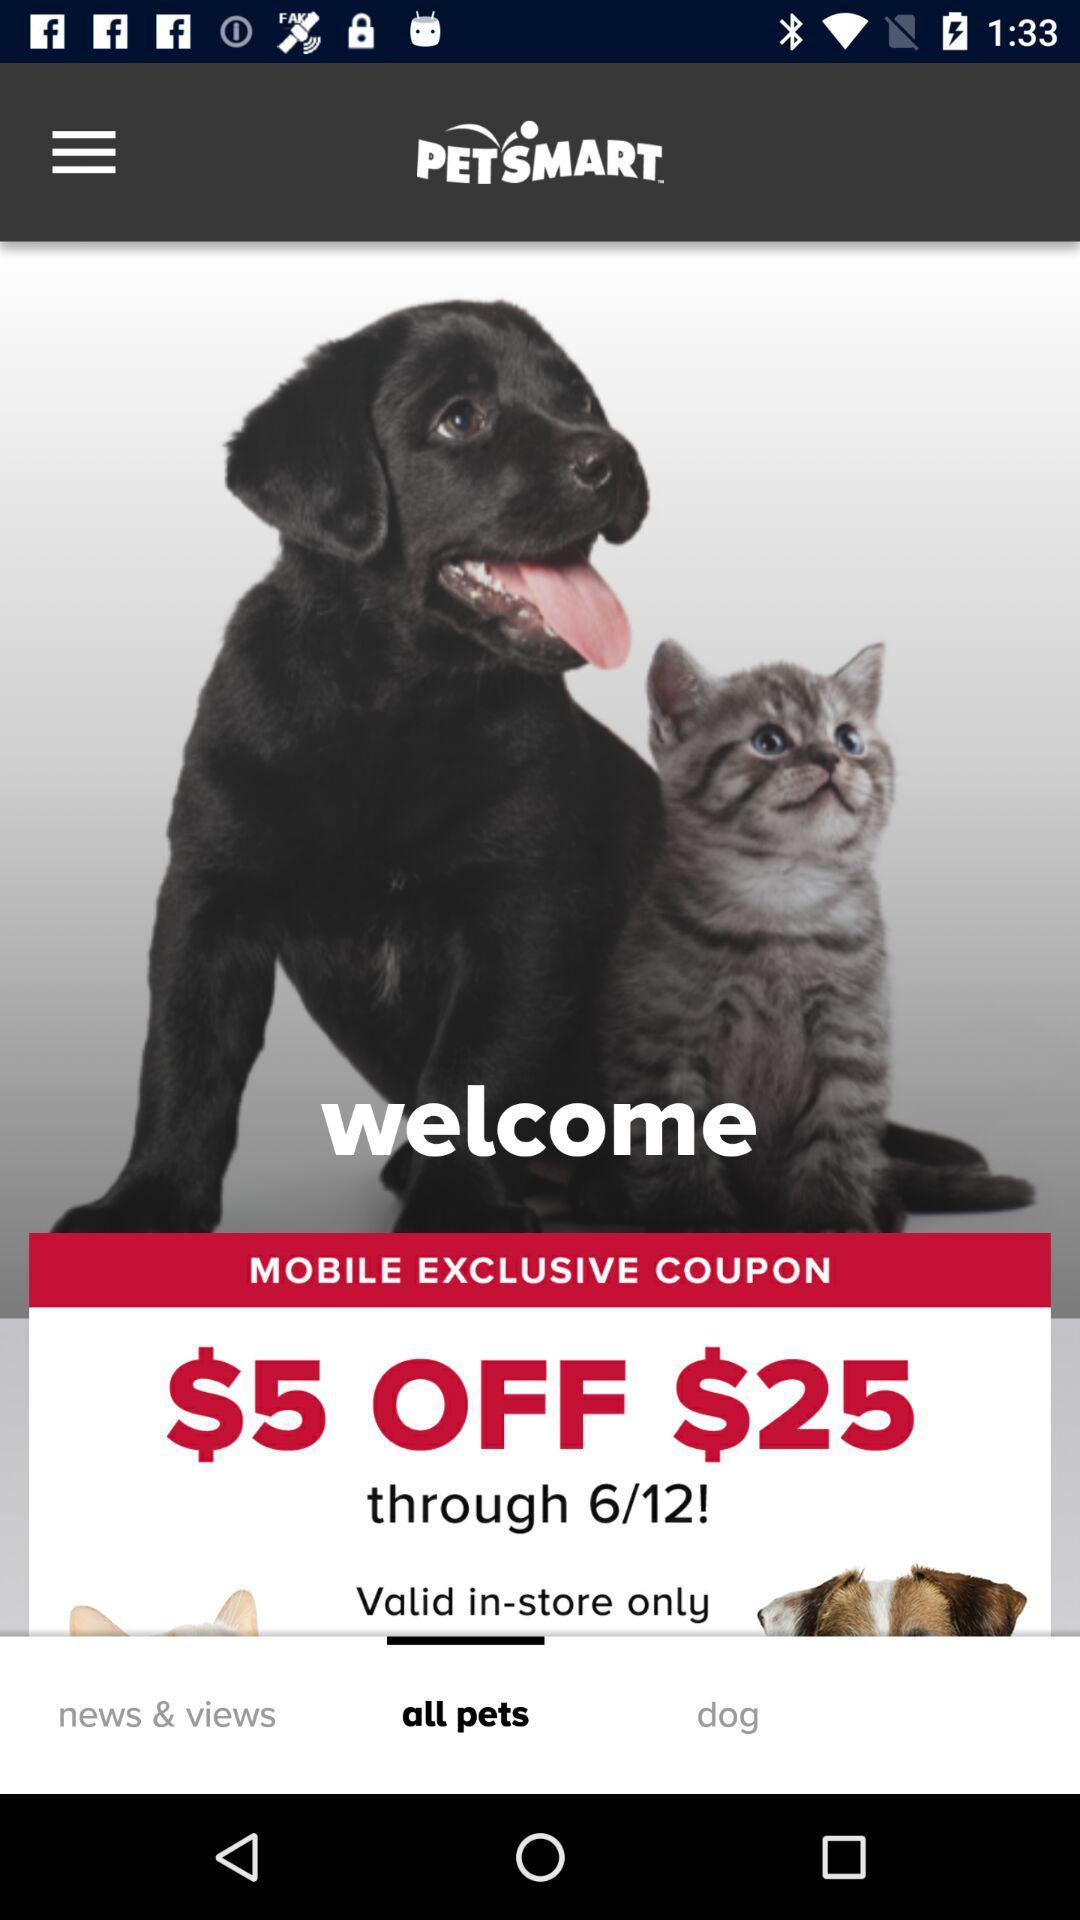  What do you see at coordinates (540, 1433) in the screenshot?
I see `the icon below welcome` at bounding box center [540, 1433].